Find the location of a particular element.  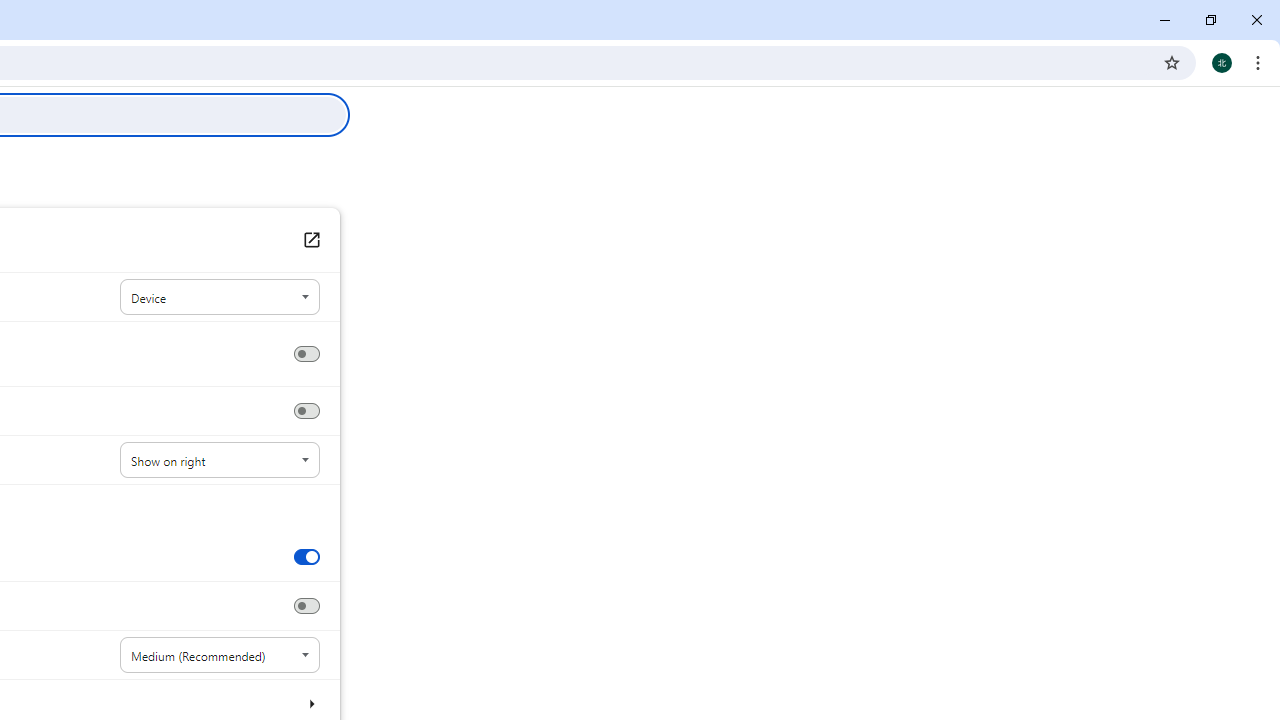

'Font size' is located at coordinates (219, 655).